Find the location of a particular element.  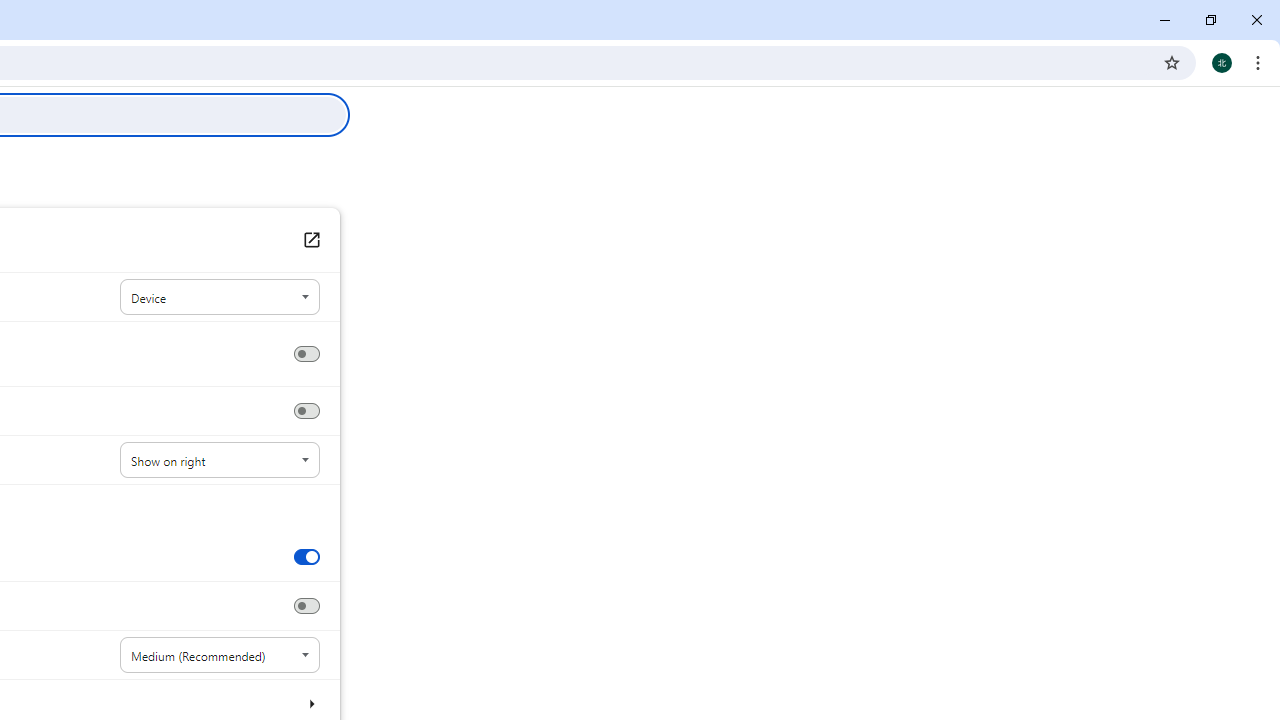

'Font size' is located at coordinates (219, 655).